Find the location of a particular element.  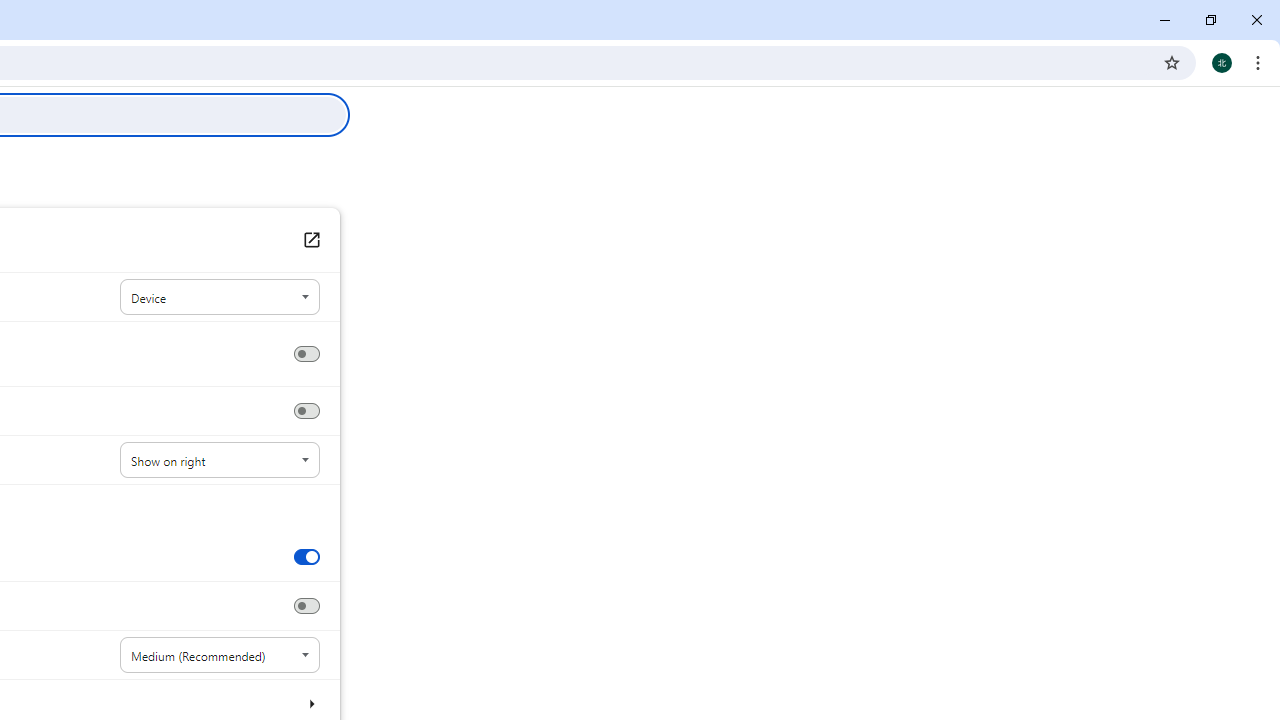

'Font size' is located at coordinates (219, 655).